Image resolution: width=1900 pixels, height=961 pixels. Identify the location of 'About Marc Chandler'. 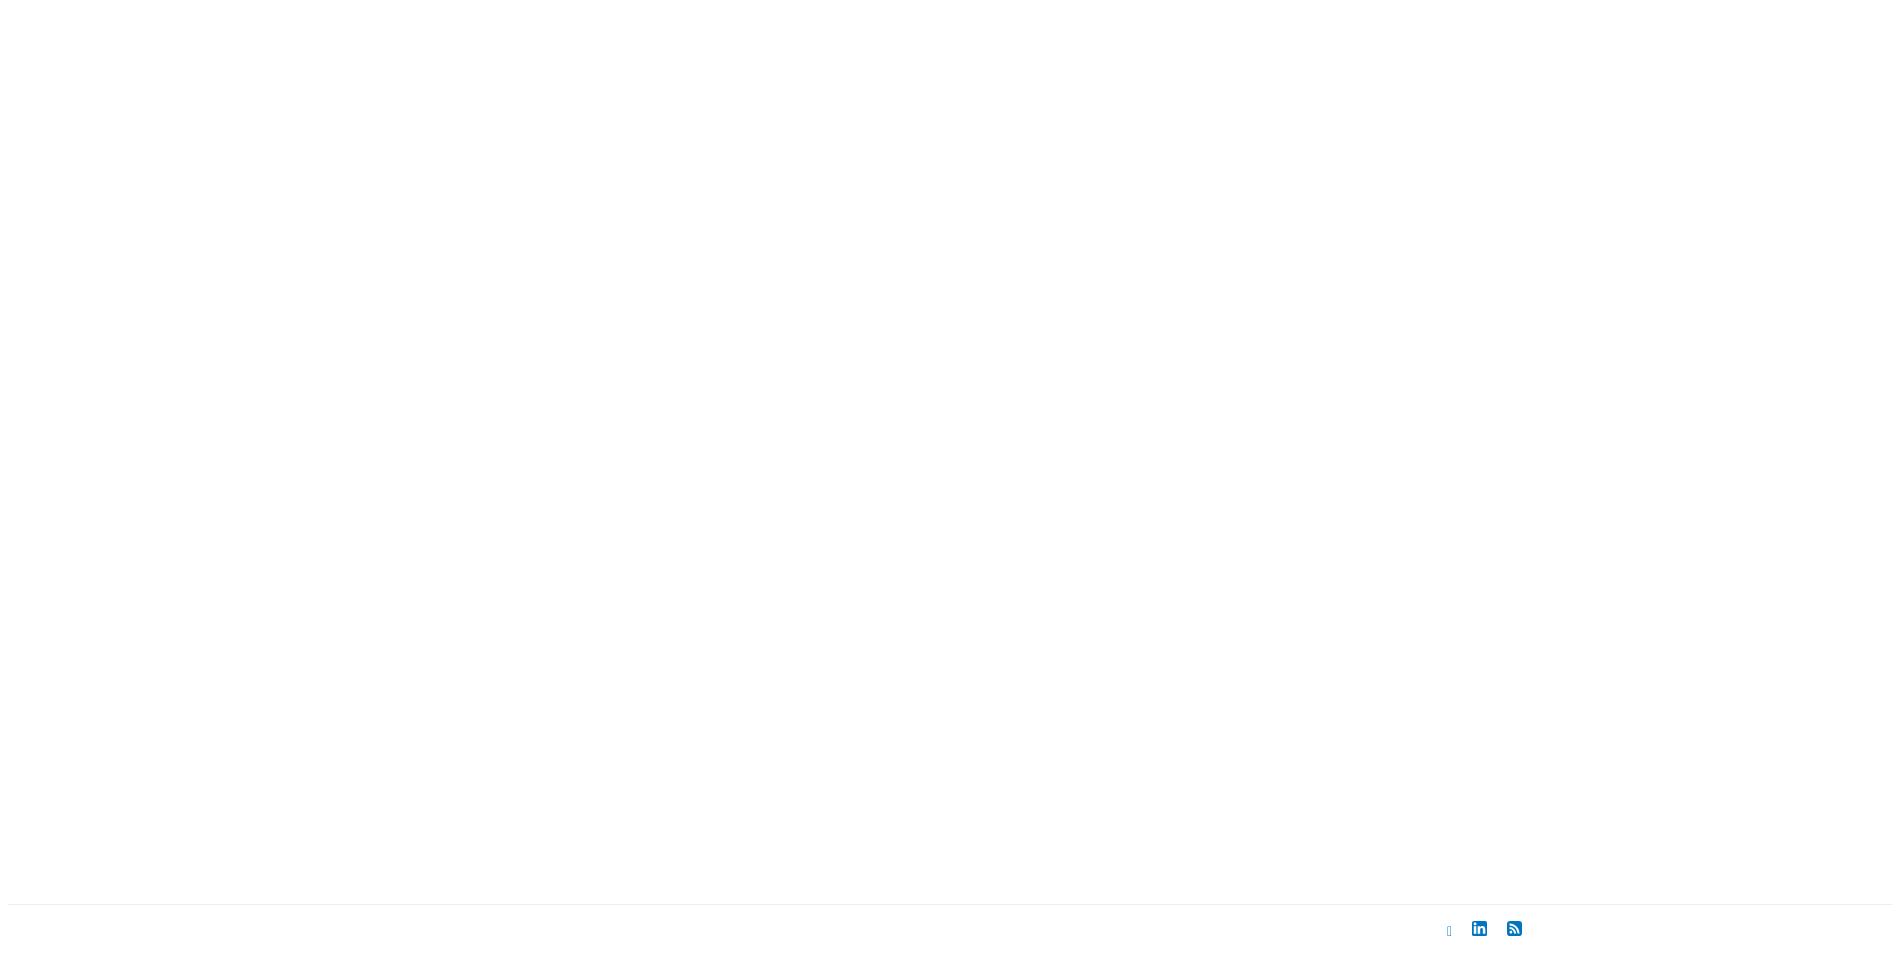
(835, 813).